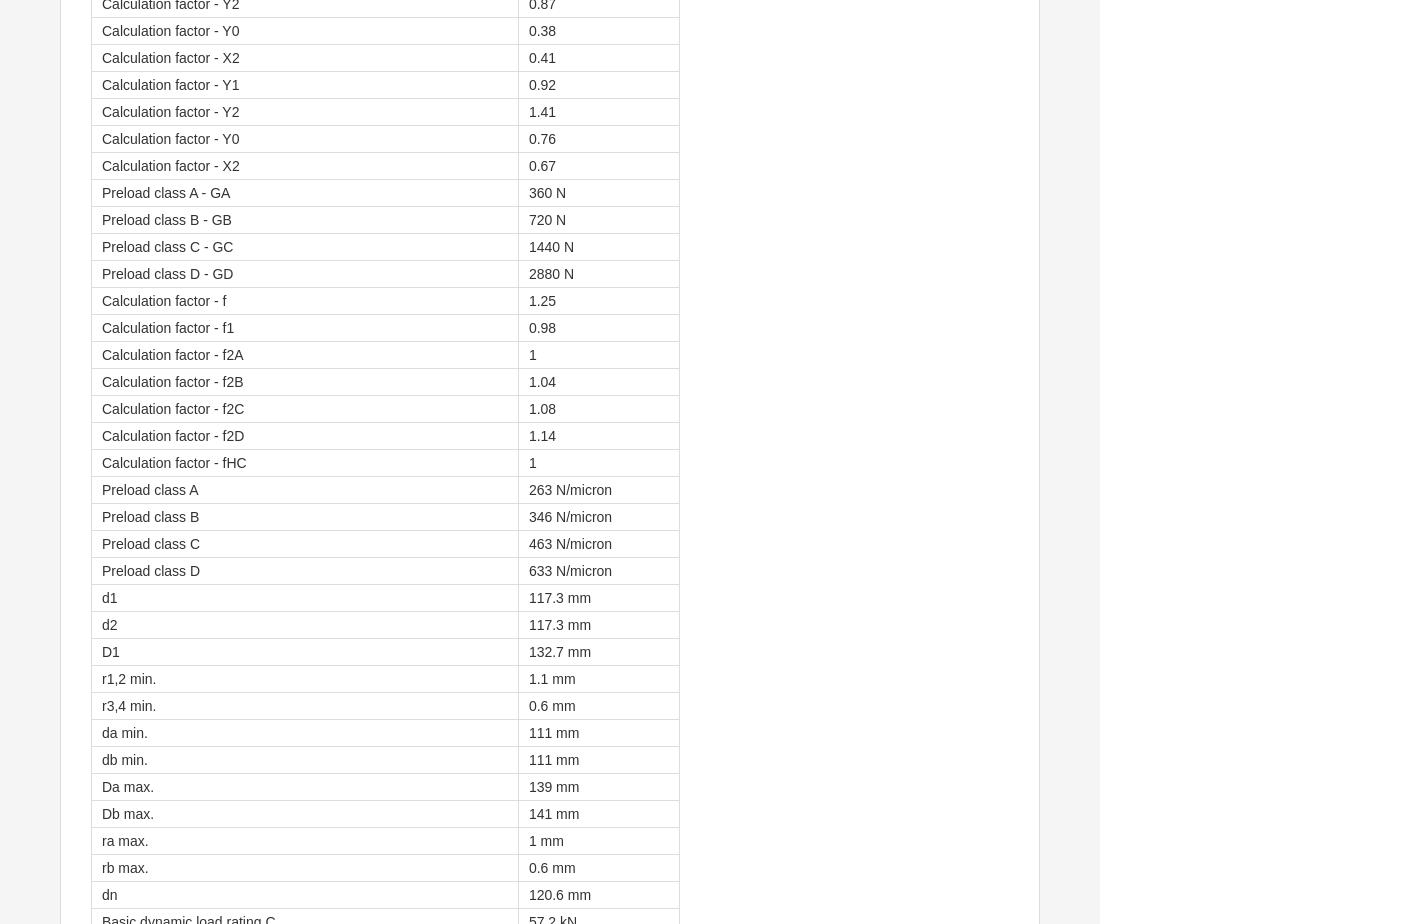  Describe the element at coordinates (550, 678) in the screenshot. I see `'1.1 mm'` at that location.